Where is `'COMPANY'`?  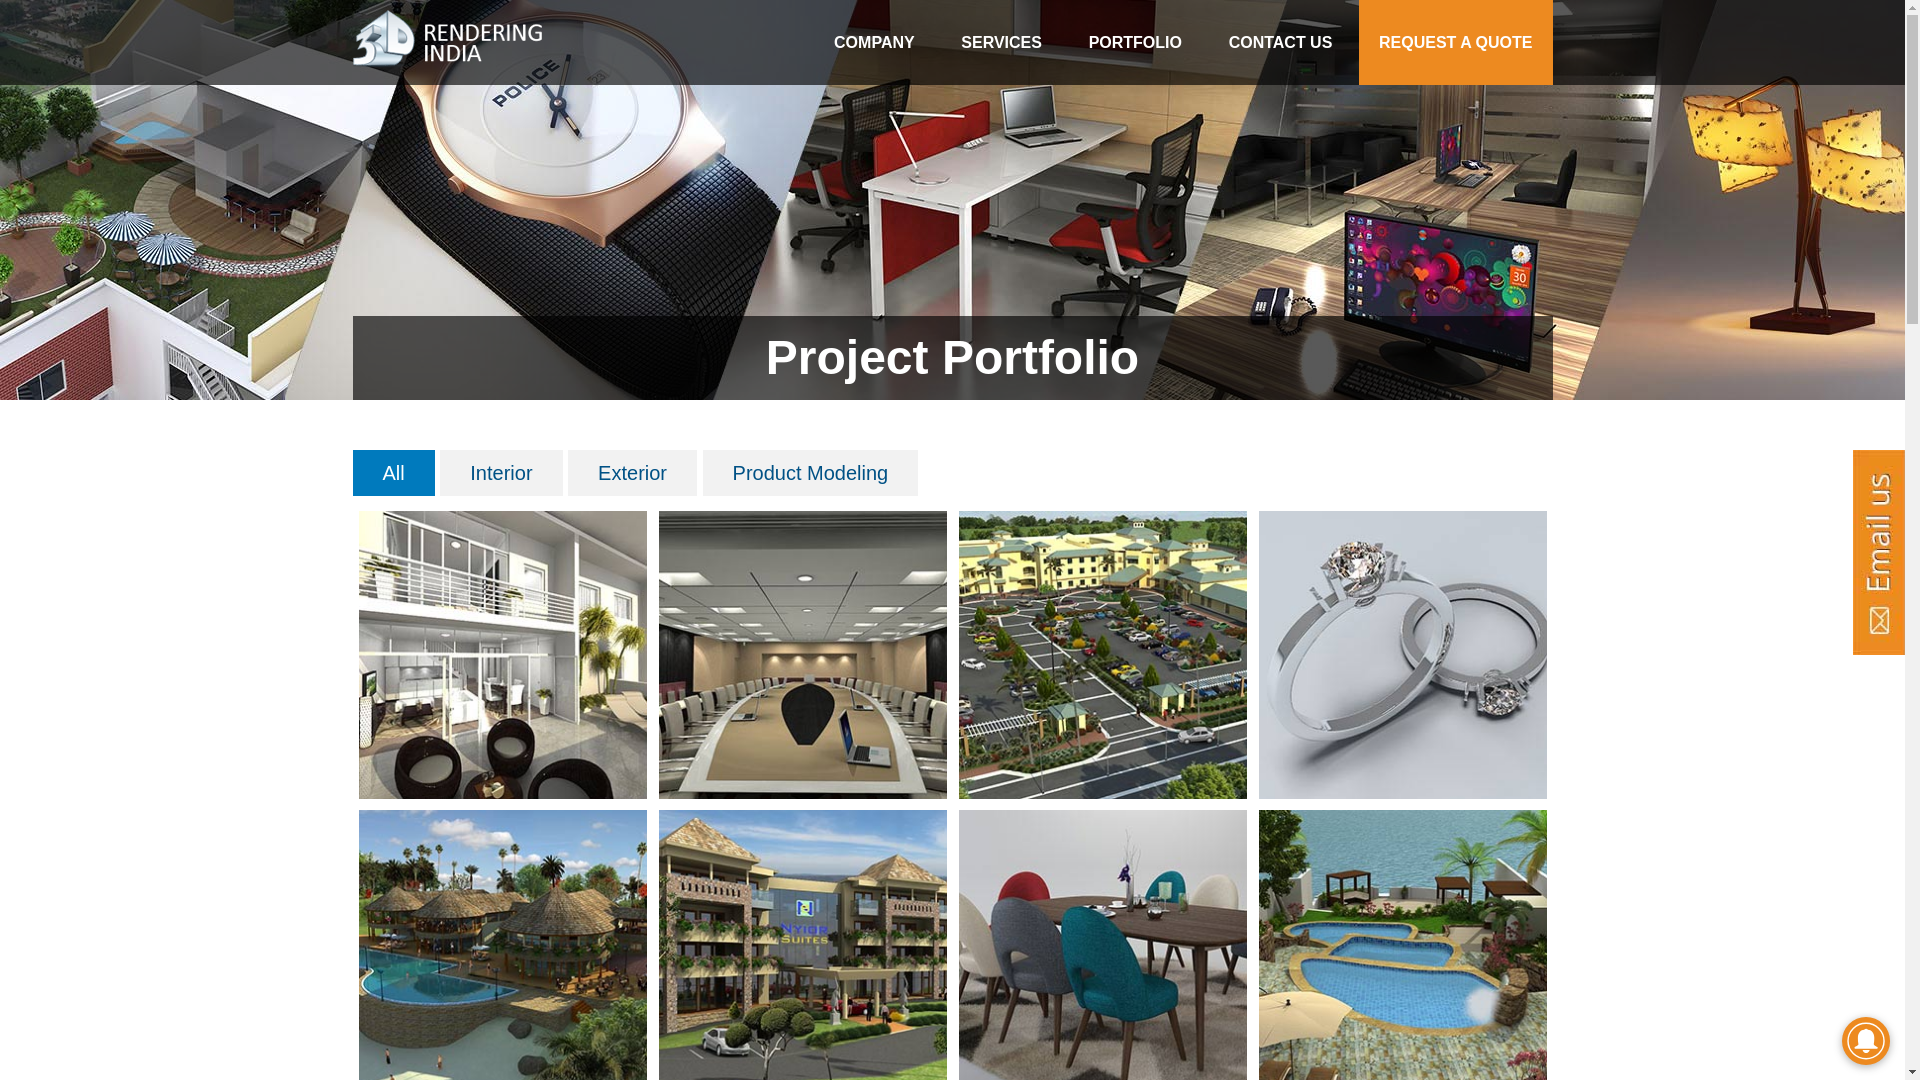 'COMPANY' is located at coordinates (874, 42).